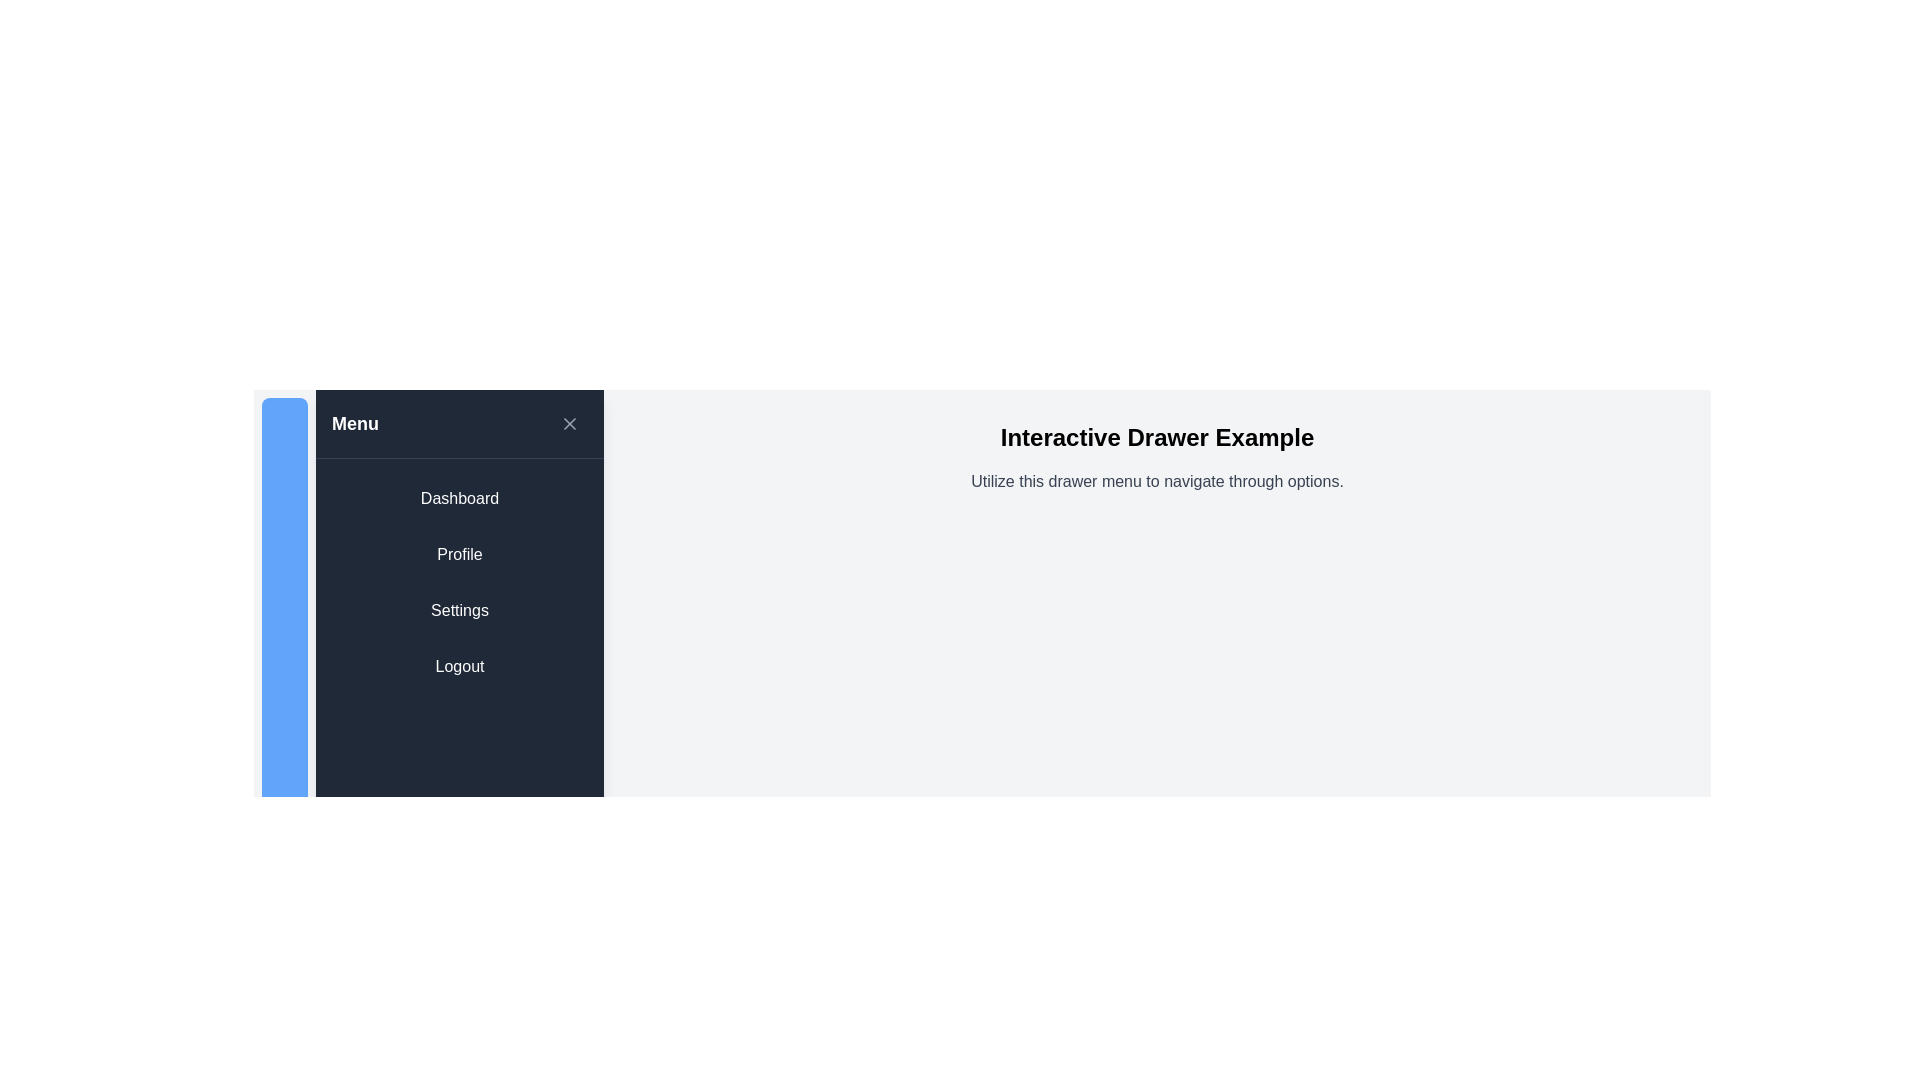  Describe the element at coordinates (1157, 482) in the screenshot. I see `the static text providing instructions for the drawer menu, located beneath the 'Interactive Drawer Example' heading` at that location.